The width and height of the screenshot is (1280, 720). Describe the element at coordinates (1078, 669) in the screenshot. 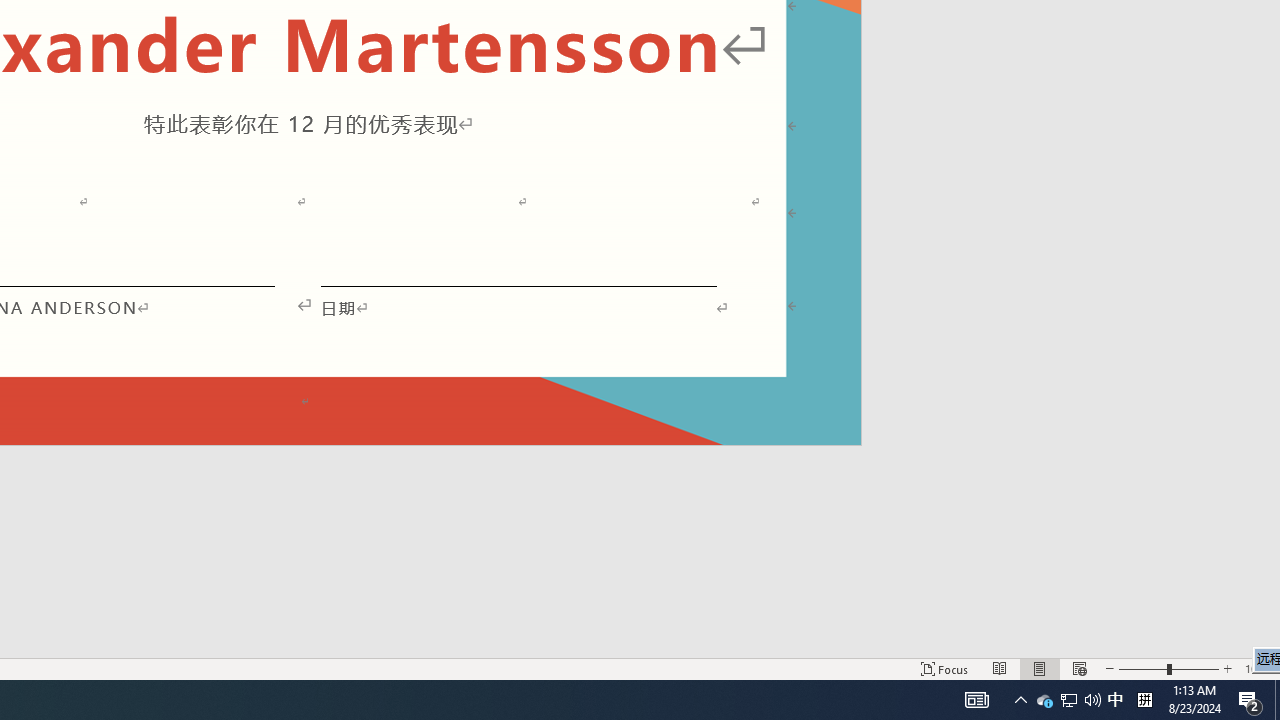

I see `'Web Layout'` at that location.